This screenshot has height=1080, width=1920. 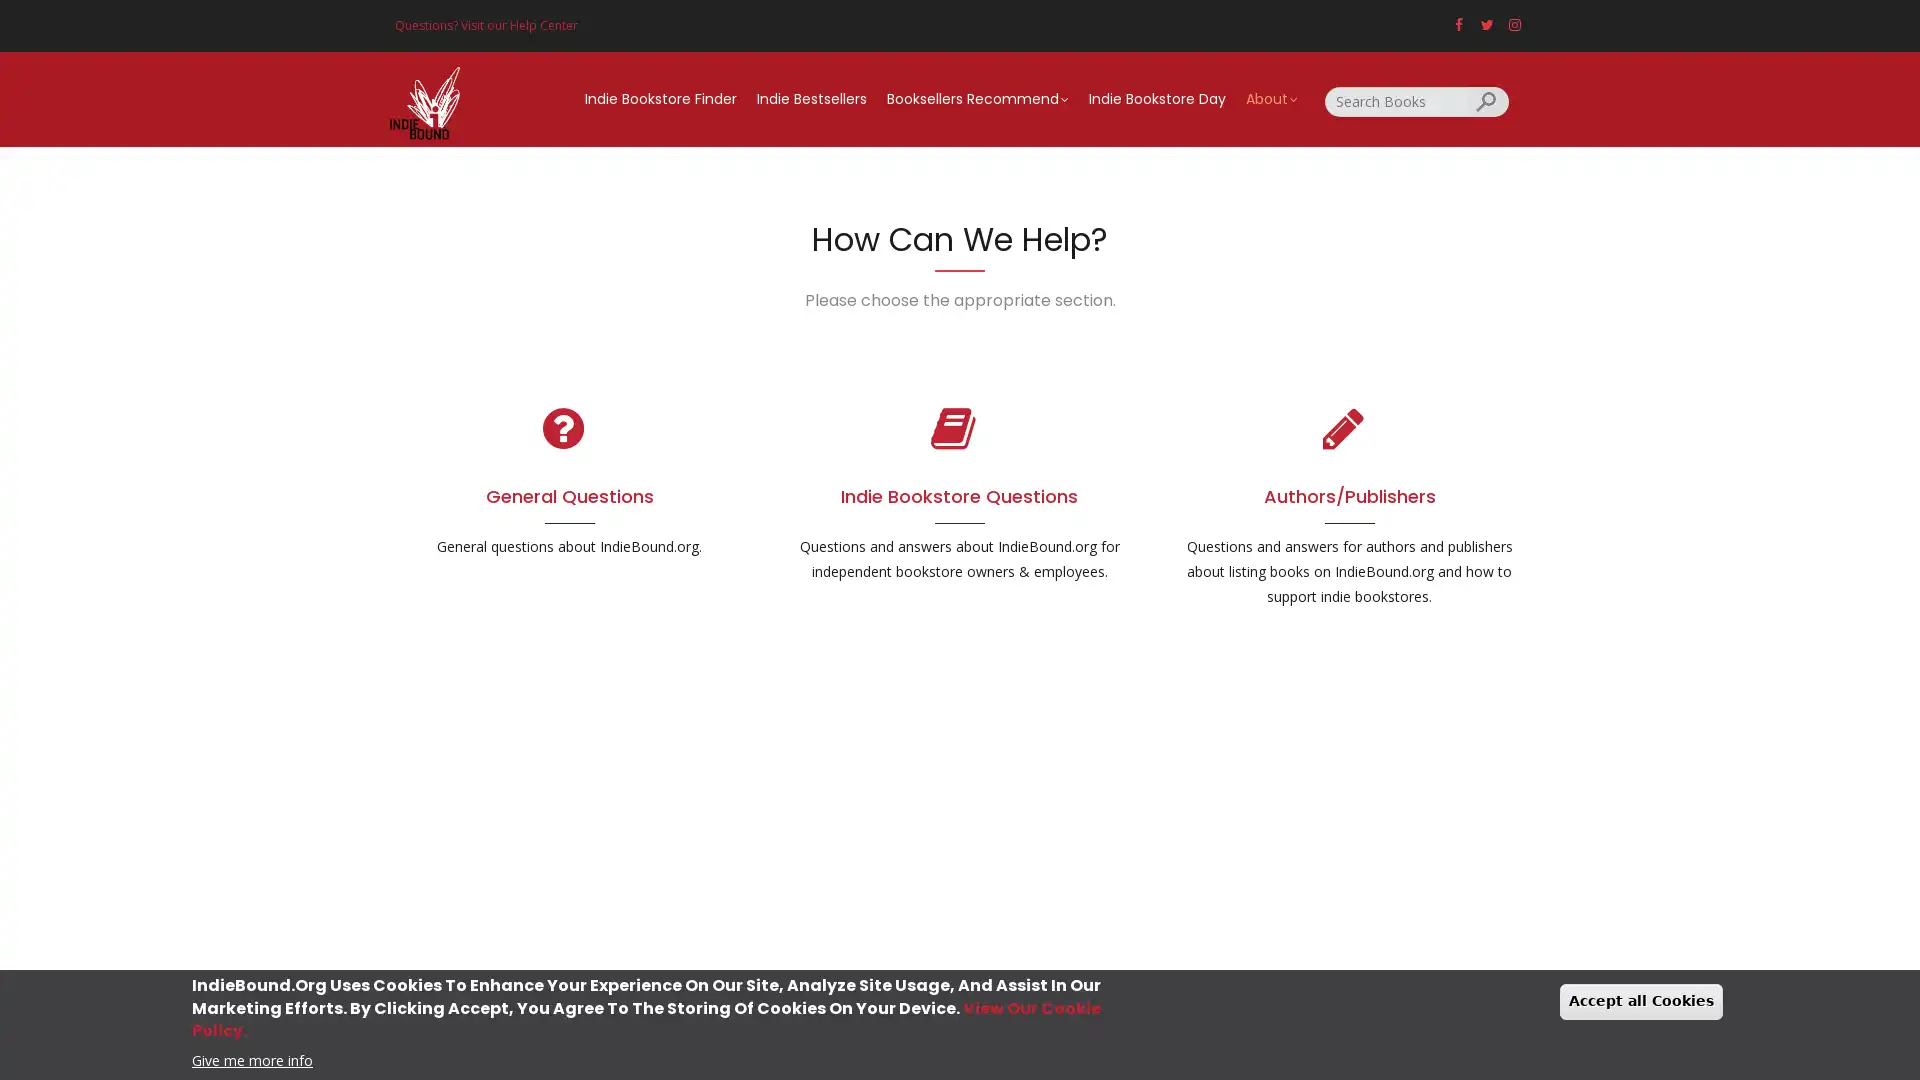 What do you see at coordinates (1488, 100) in the screenshot?
I see `Search` at bounding box center [1488, 100].